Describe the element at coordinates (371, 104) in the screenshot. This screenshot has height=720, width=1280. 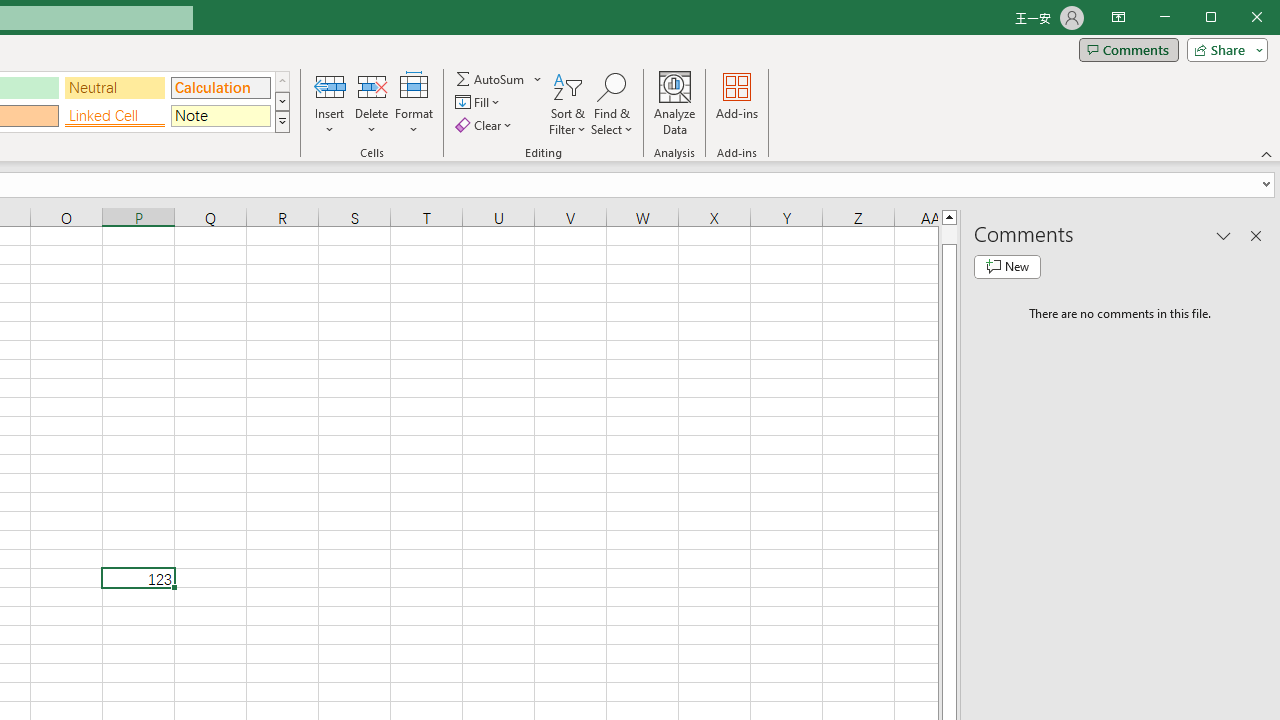
I see `'Delete'` at that location.